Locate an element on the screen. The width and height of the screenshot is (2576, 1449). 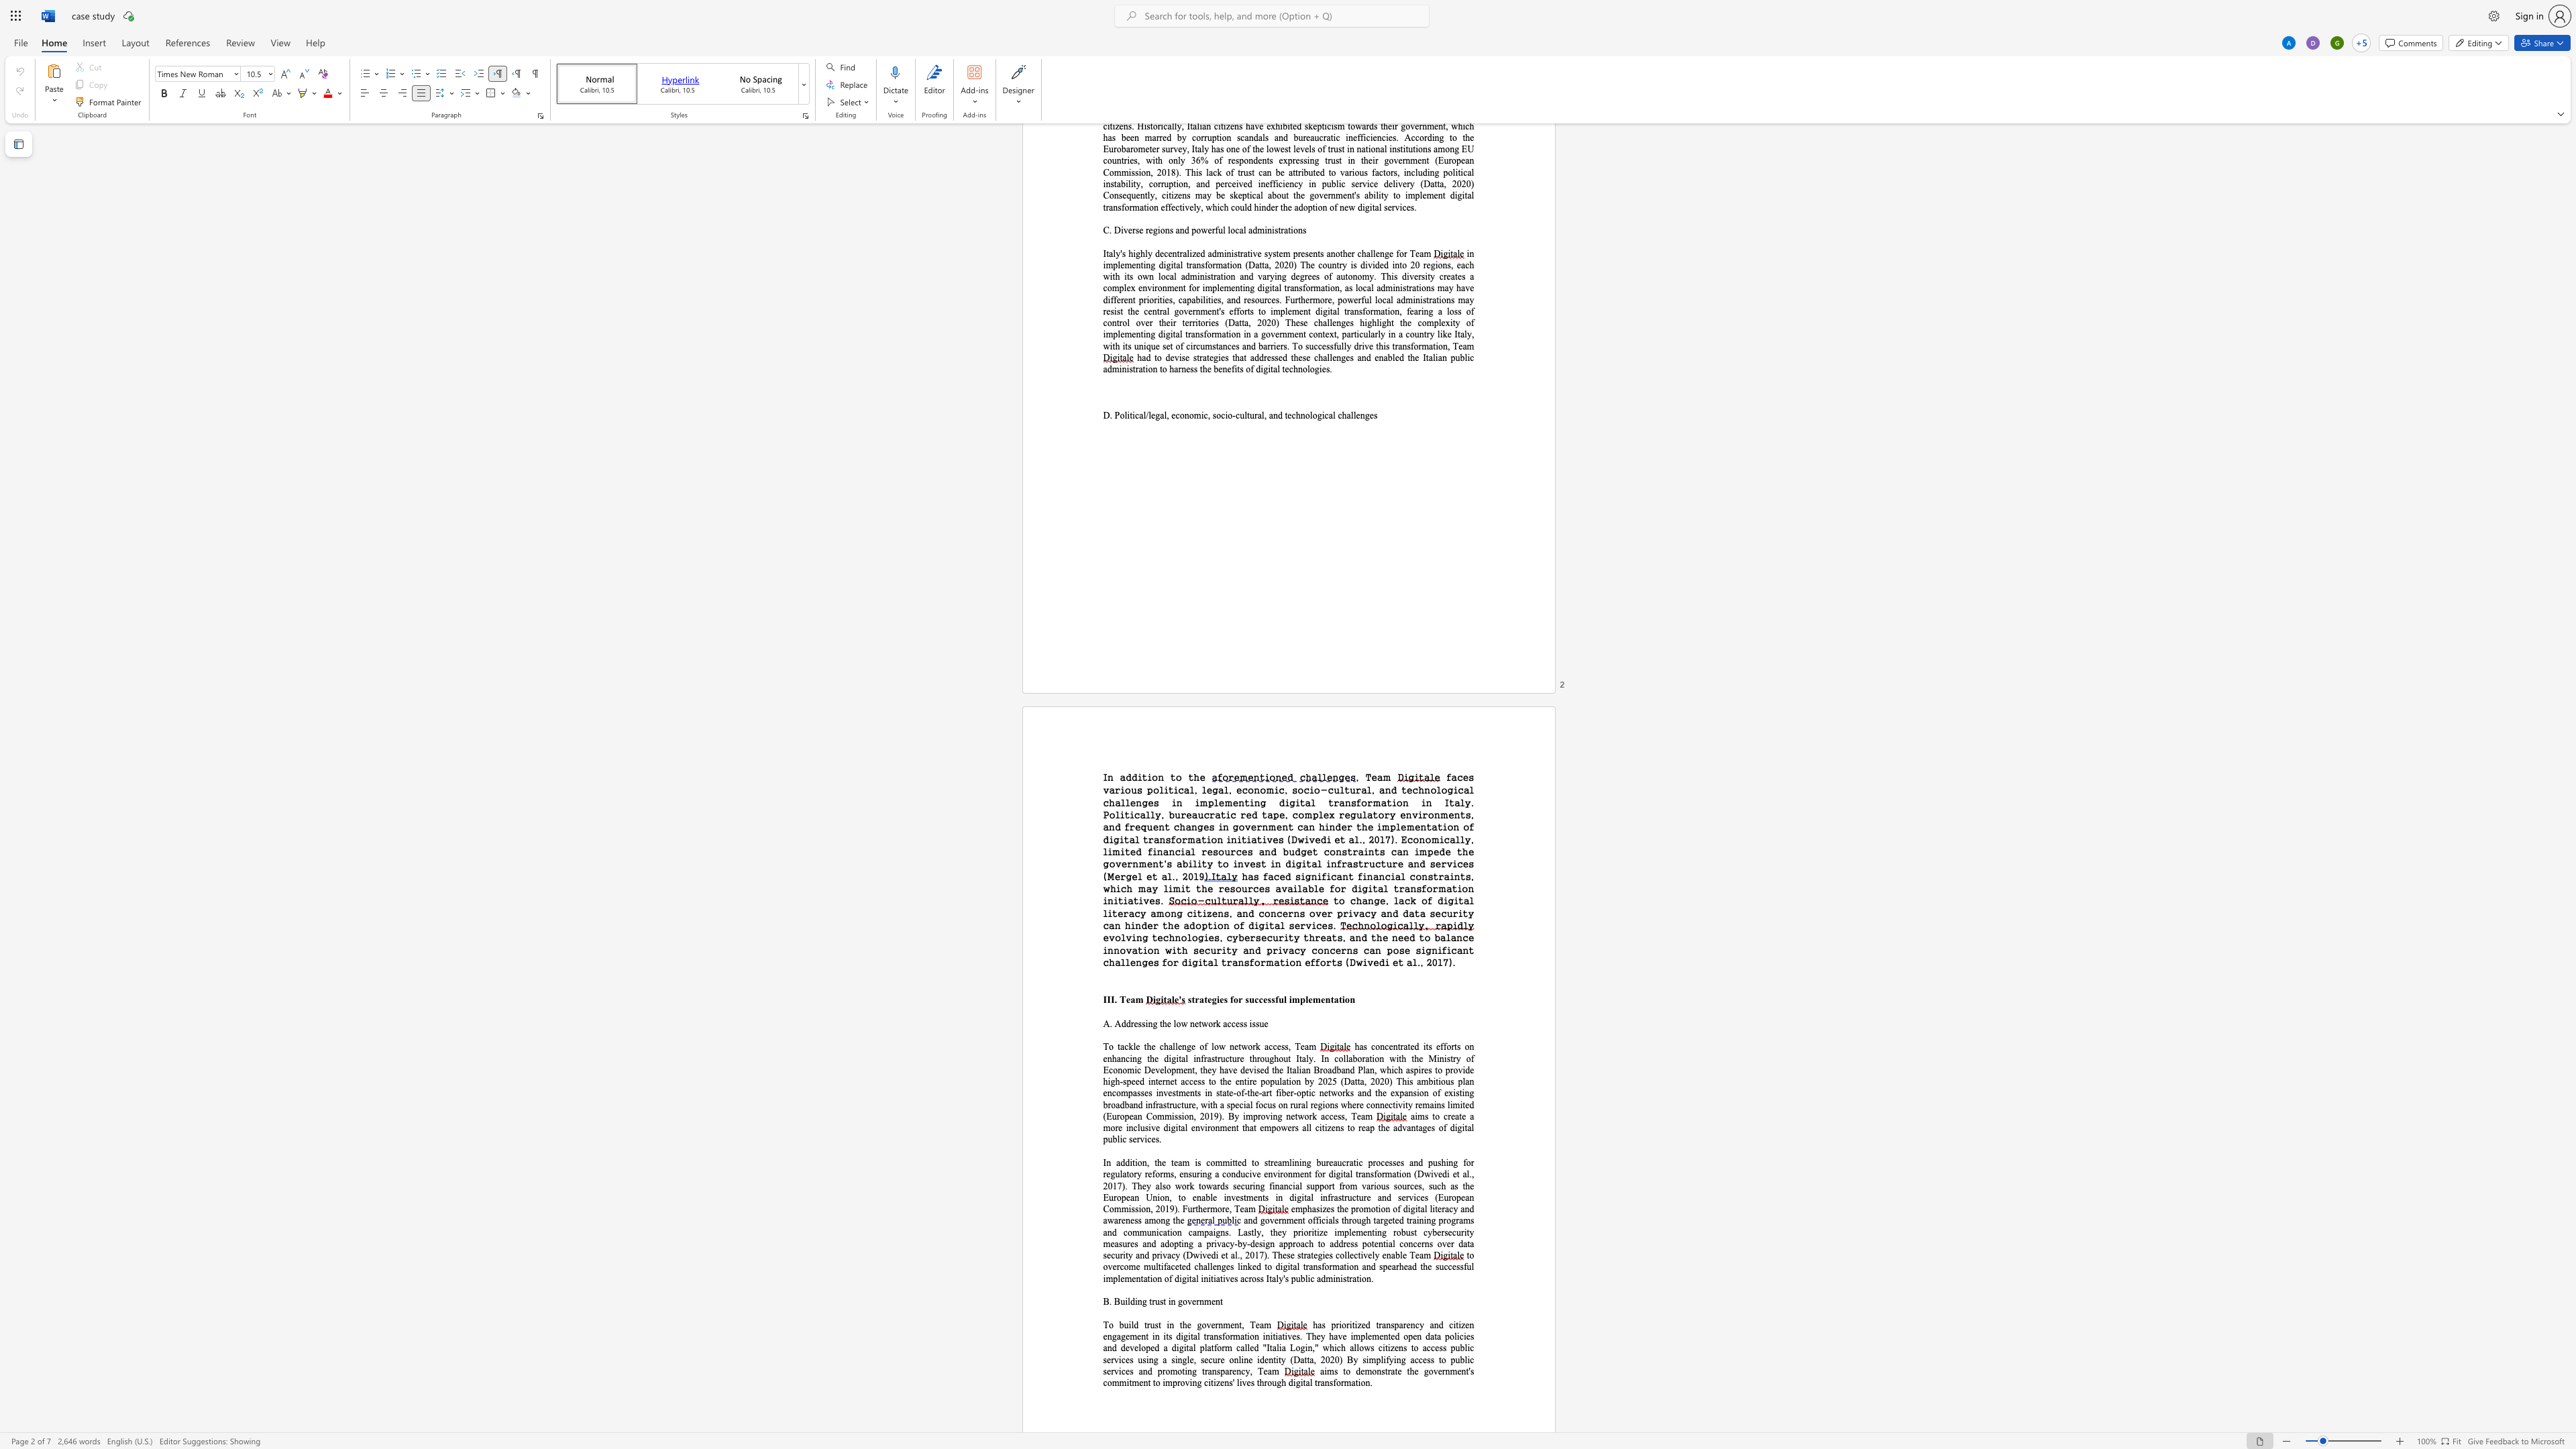
the space between the continuous character "e" and "r" in the text is located at coordinates (1277, 1220).